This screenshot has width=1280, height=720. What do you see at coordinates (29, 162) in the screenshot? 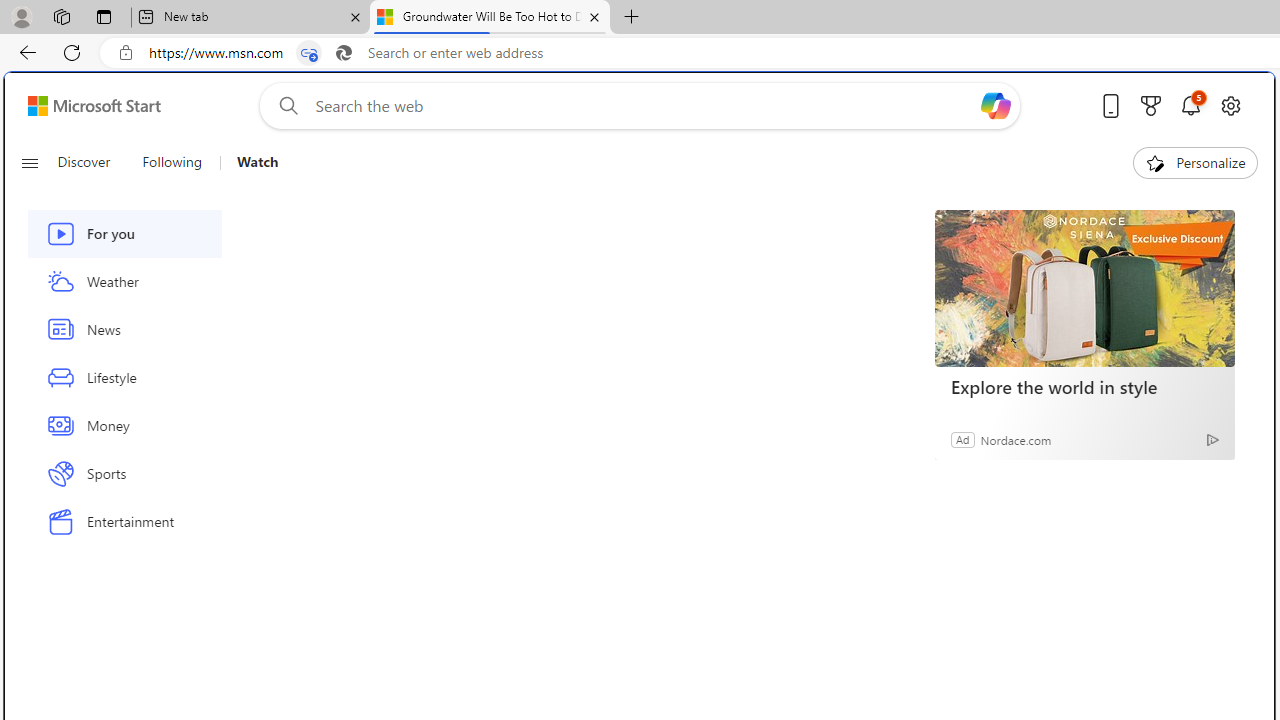
I see `'Class: button-glyph'` at bounding box center [29, 162].